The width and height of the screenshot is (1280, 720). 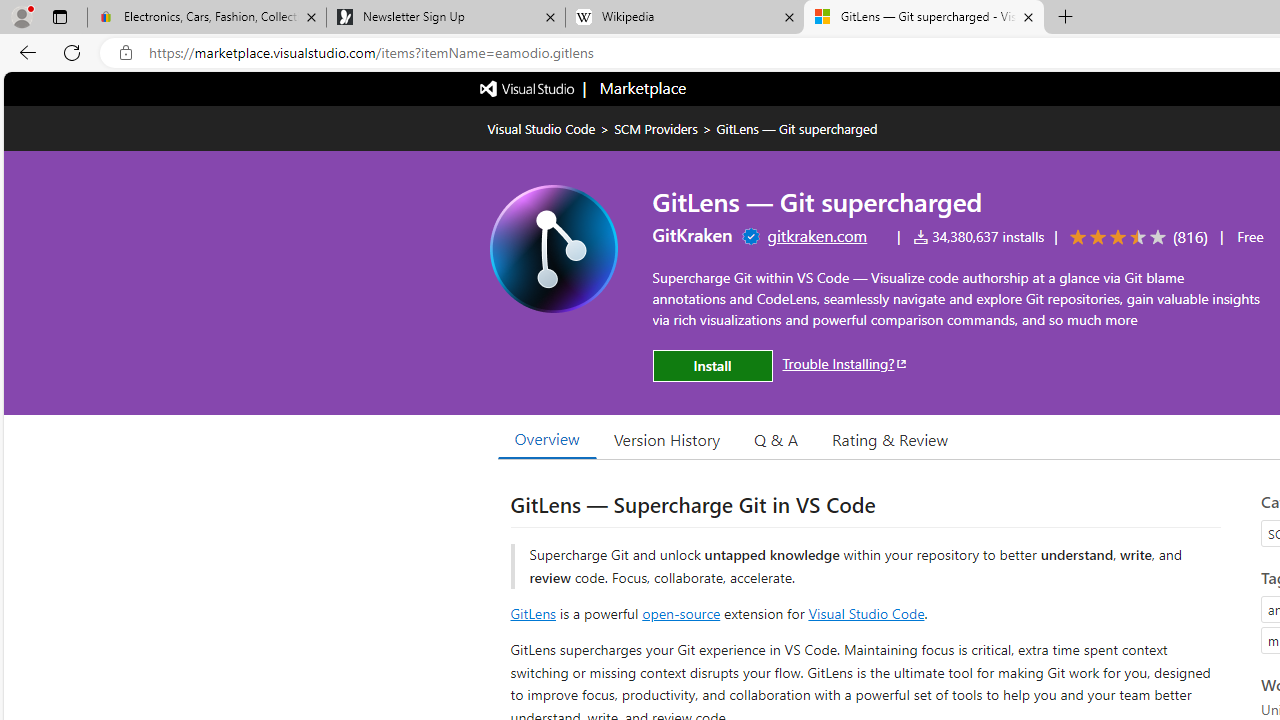 What do you see at coordinates (656, 128) in the screenshot?
I see `'SCM Providers'` at bounding box center [656, 128].